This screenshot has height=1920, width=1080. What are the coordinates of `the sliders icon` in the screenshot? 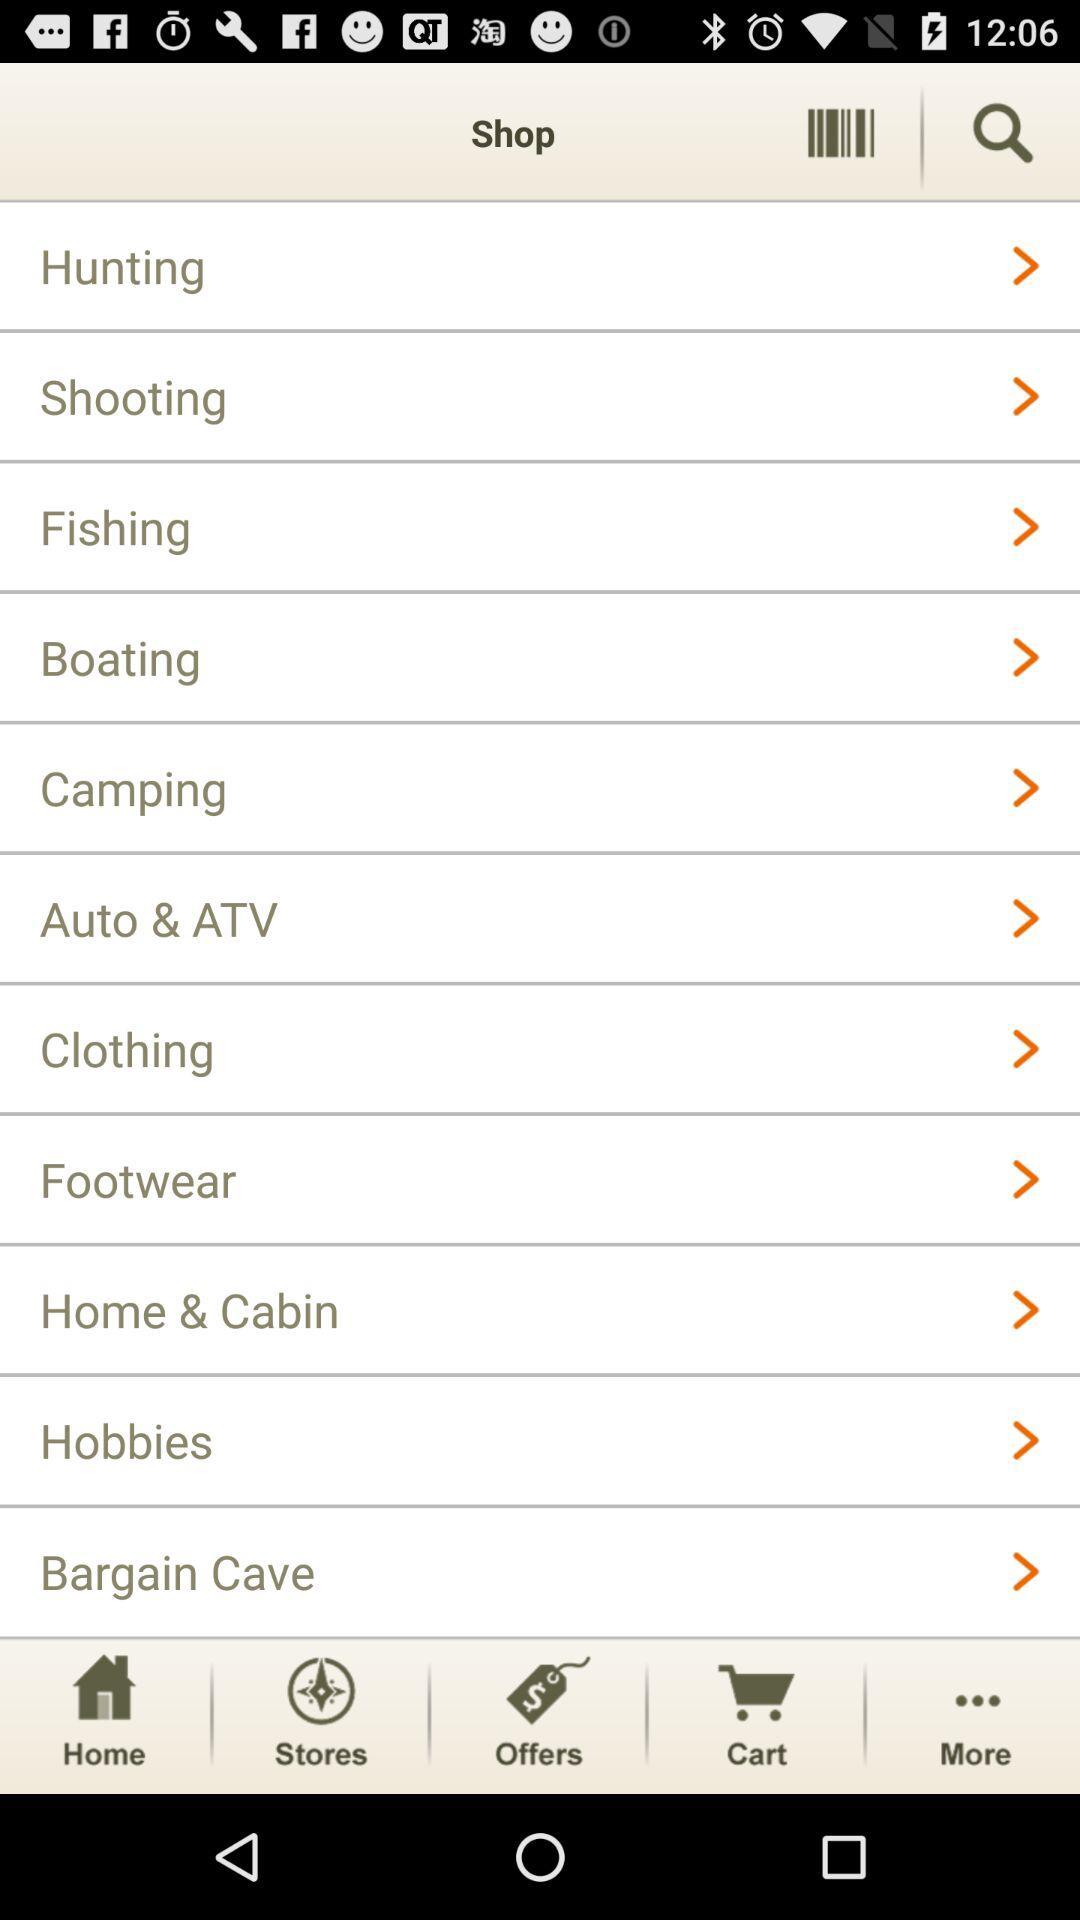 It's located at (840, 141).